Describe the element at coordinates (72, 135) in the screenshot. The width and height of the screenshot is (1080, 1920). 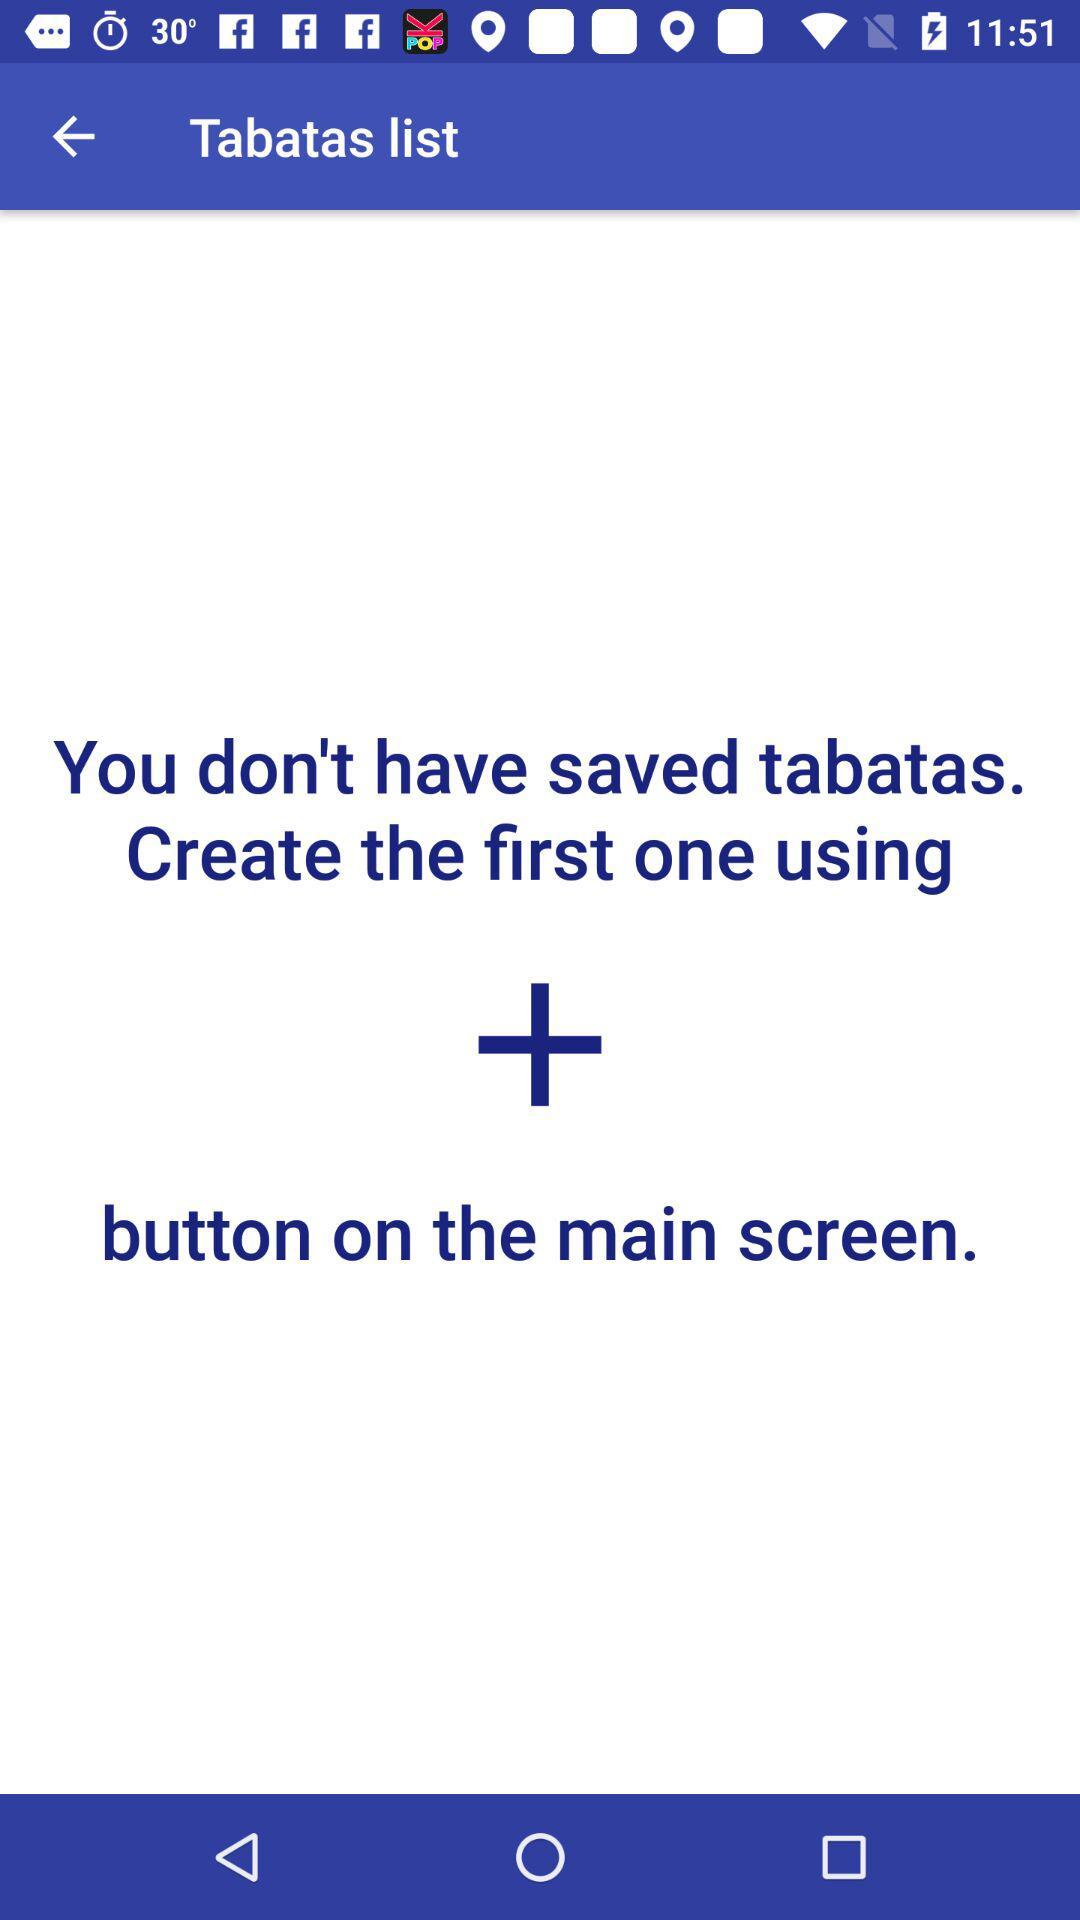
I see `item next to tabatas list item` at that location.